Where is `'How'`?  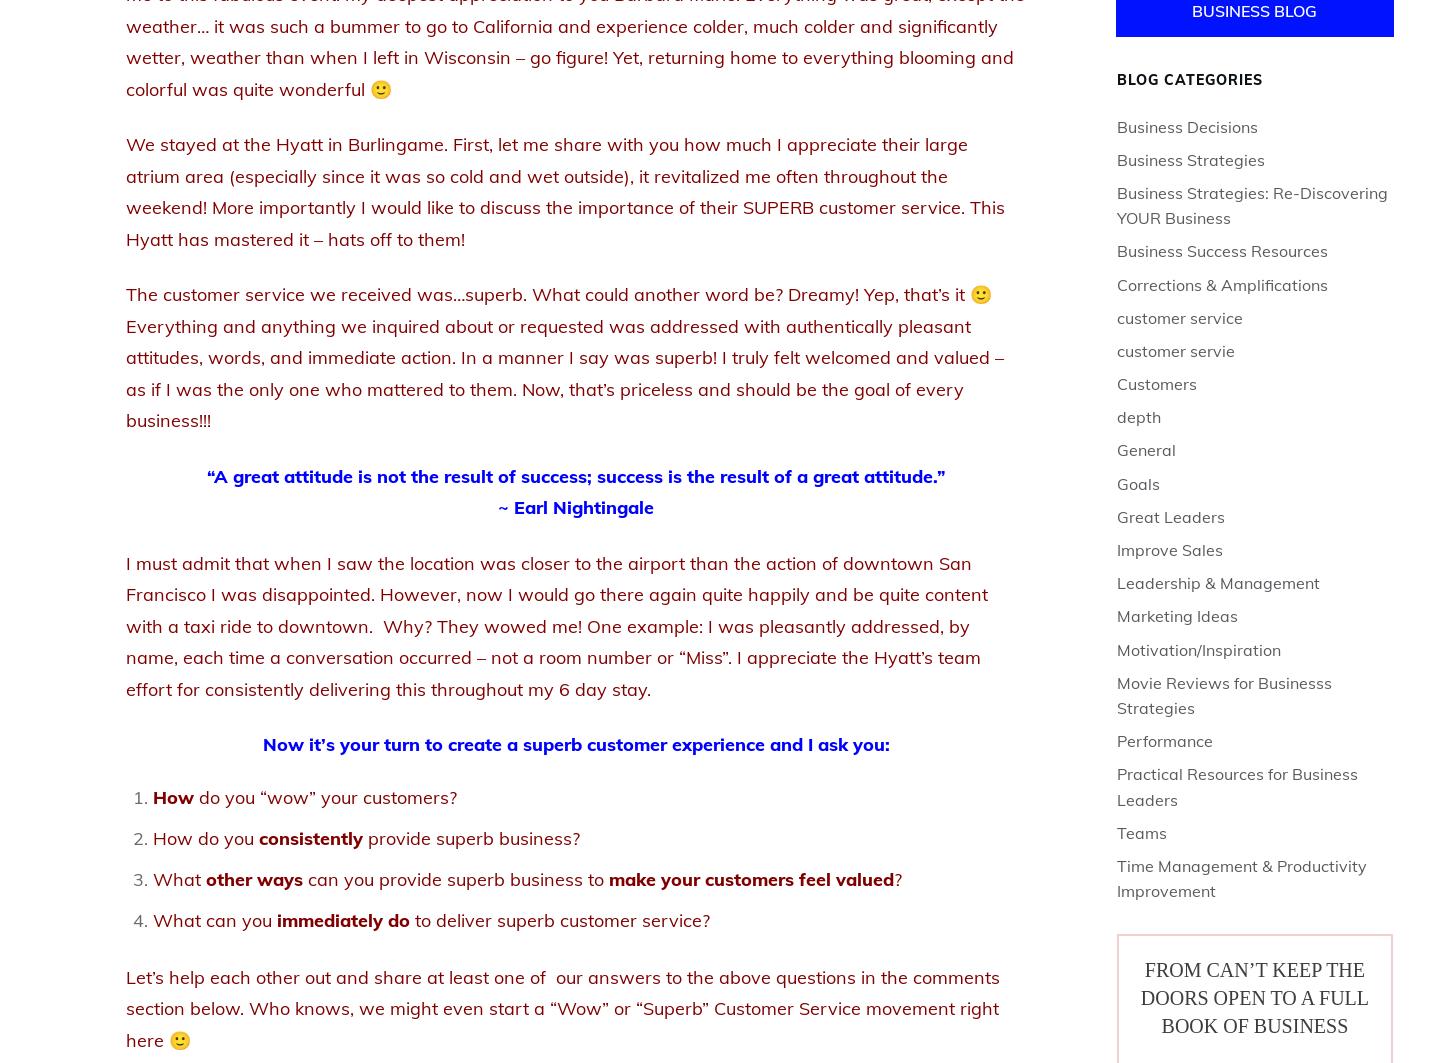
'How' is located at coordinates (172, 795).